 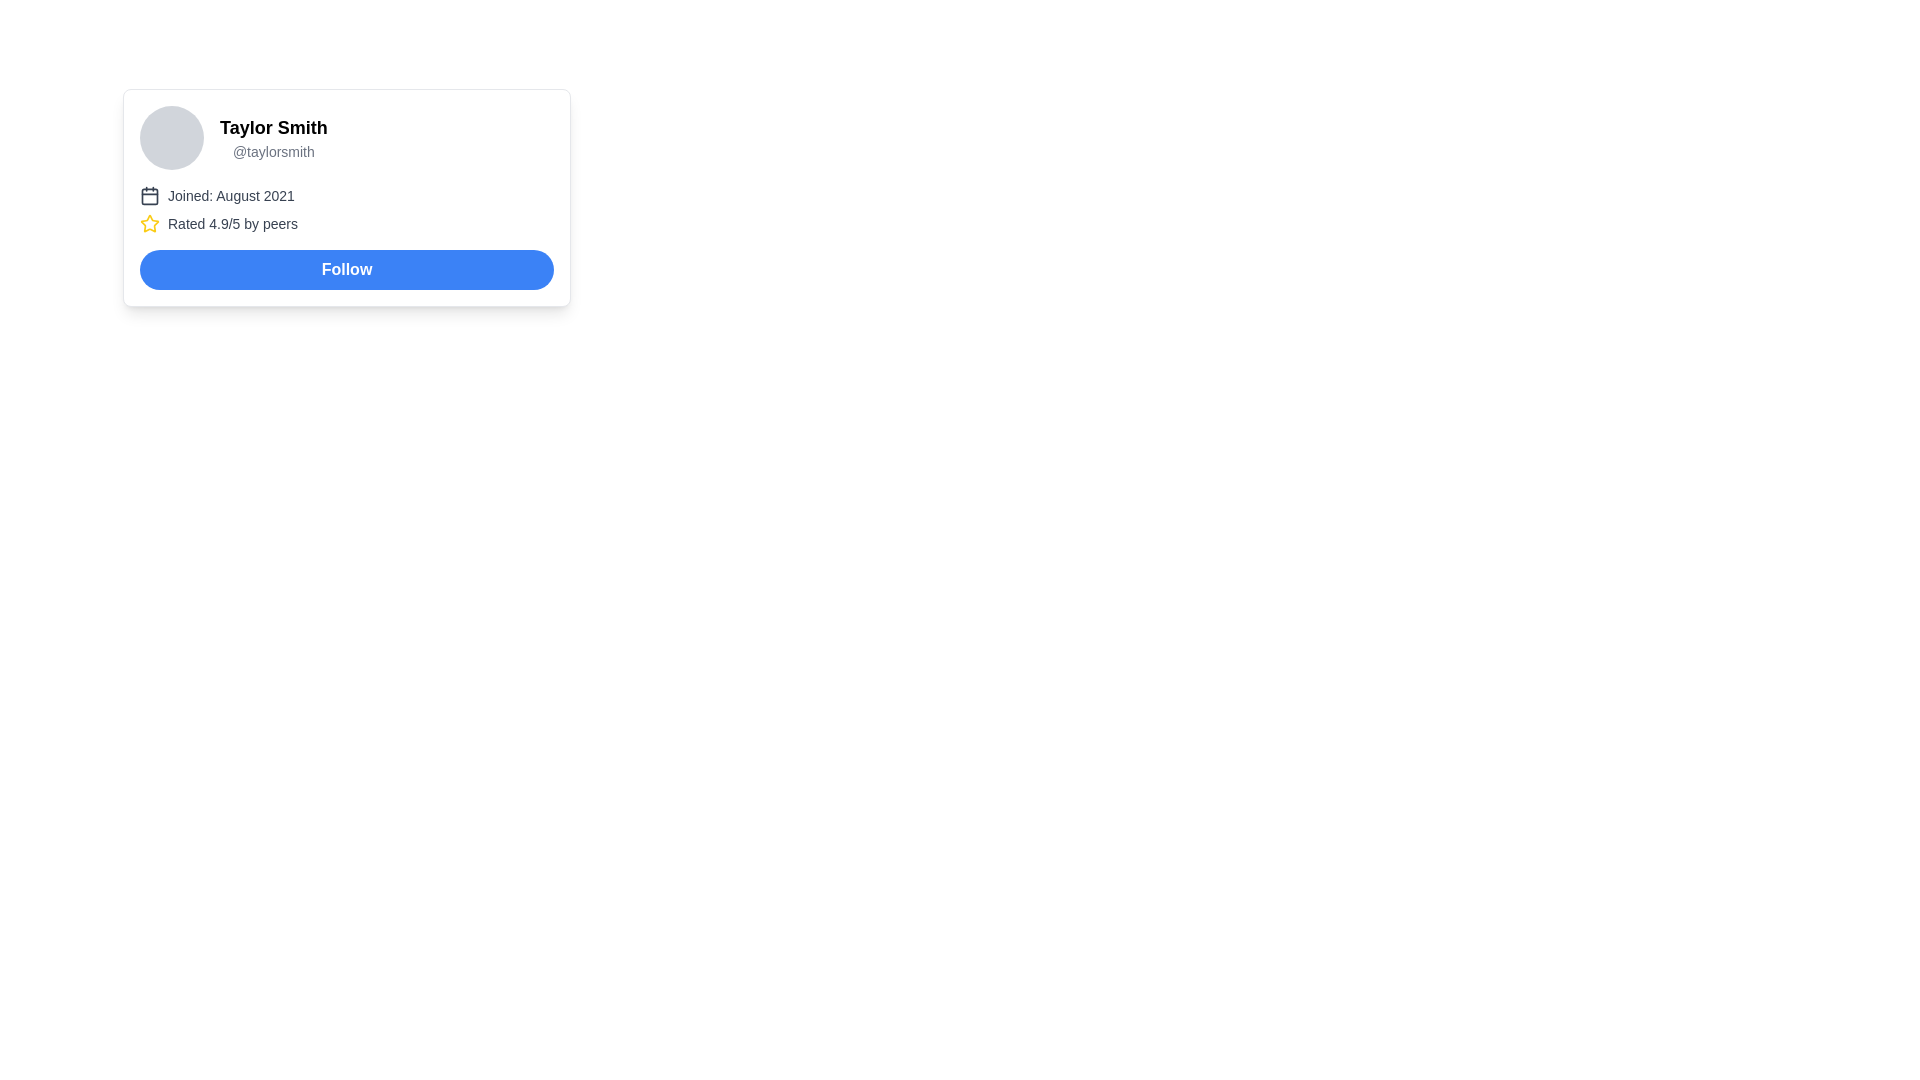 I want to click on the Composite text display showing the name 'Taylor Smith' and username information, located in the upper portion of the card-like component, so click(x=272, y=137).